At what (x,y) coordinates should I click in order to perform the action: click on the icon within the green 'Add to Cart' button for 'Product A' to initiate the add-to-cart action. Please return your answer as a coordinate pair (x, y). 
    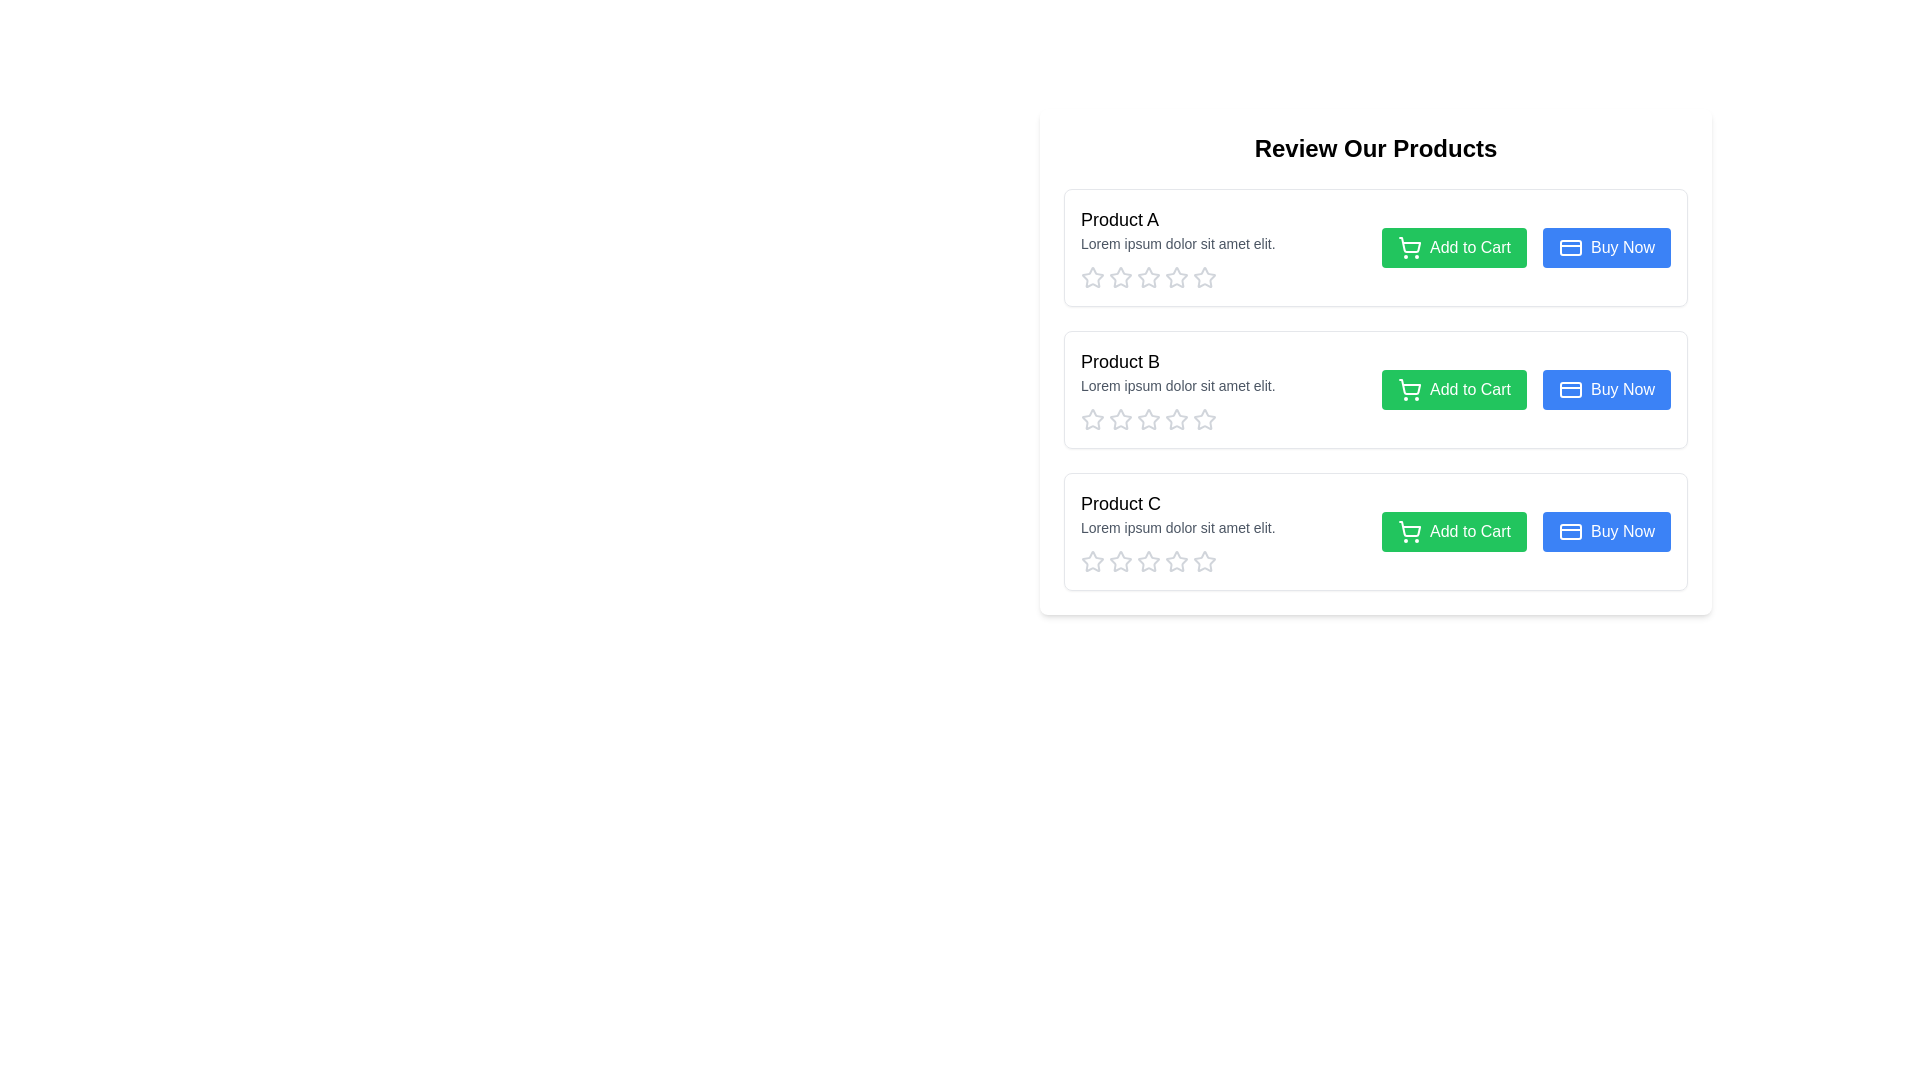
    Looking at the image, I should click on (1409, 246).